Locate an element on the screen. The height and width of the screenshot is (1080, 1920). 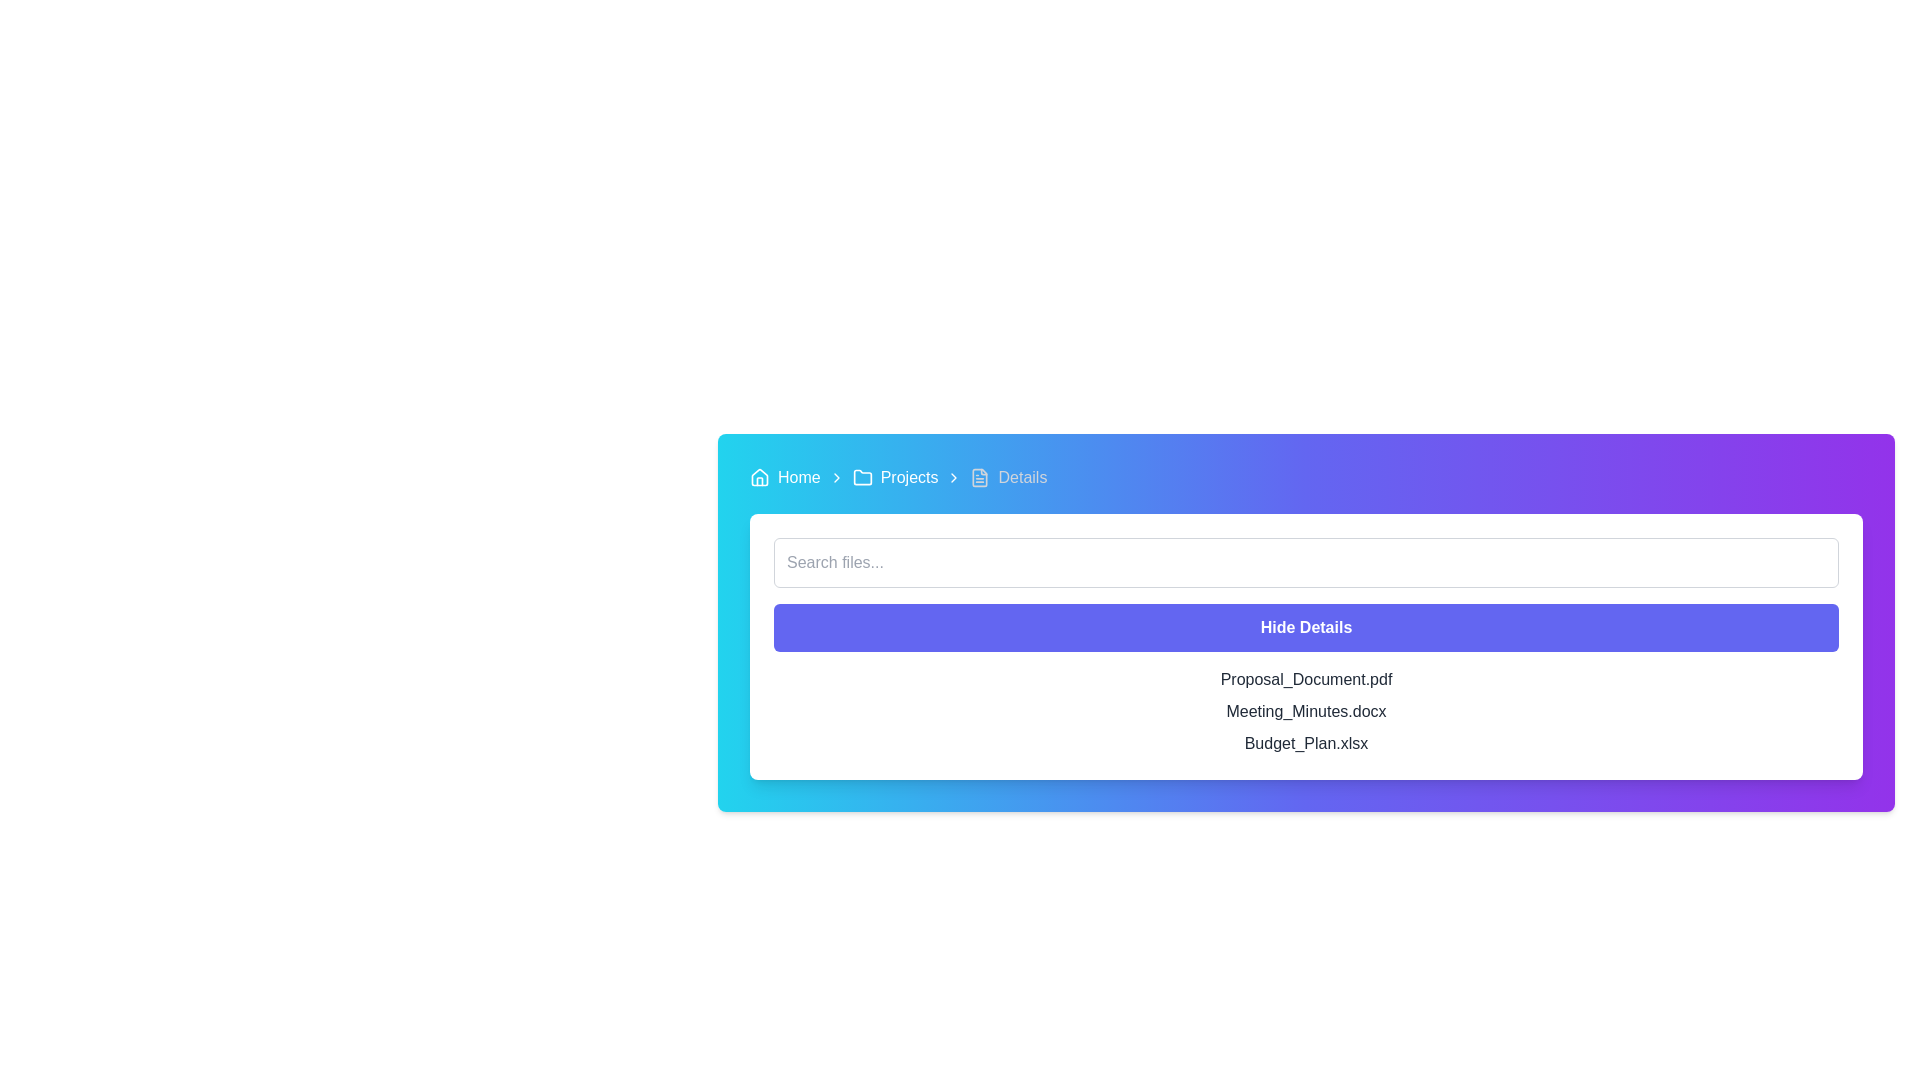
the folder icon in the breadcrumb navigation bar is located at coordinates (862, 477).